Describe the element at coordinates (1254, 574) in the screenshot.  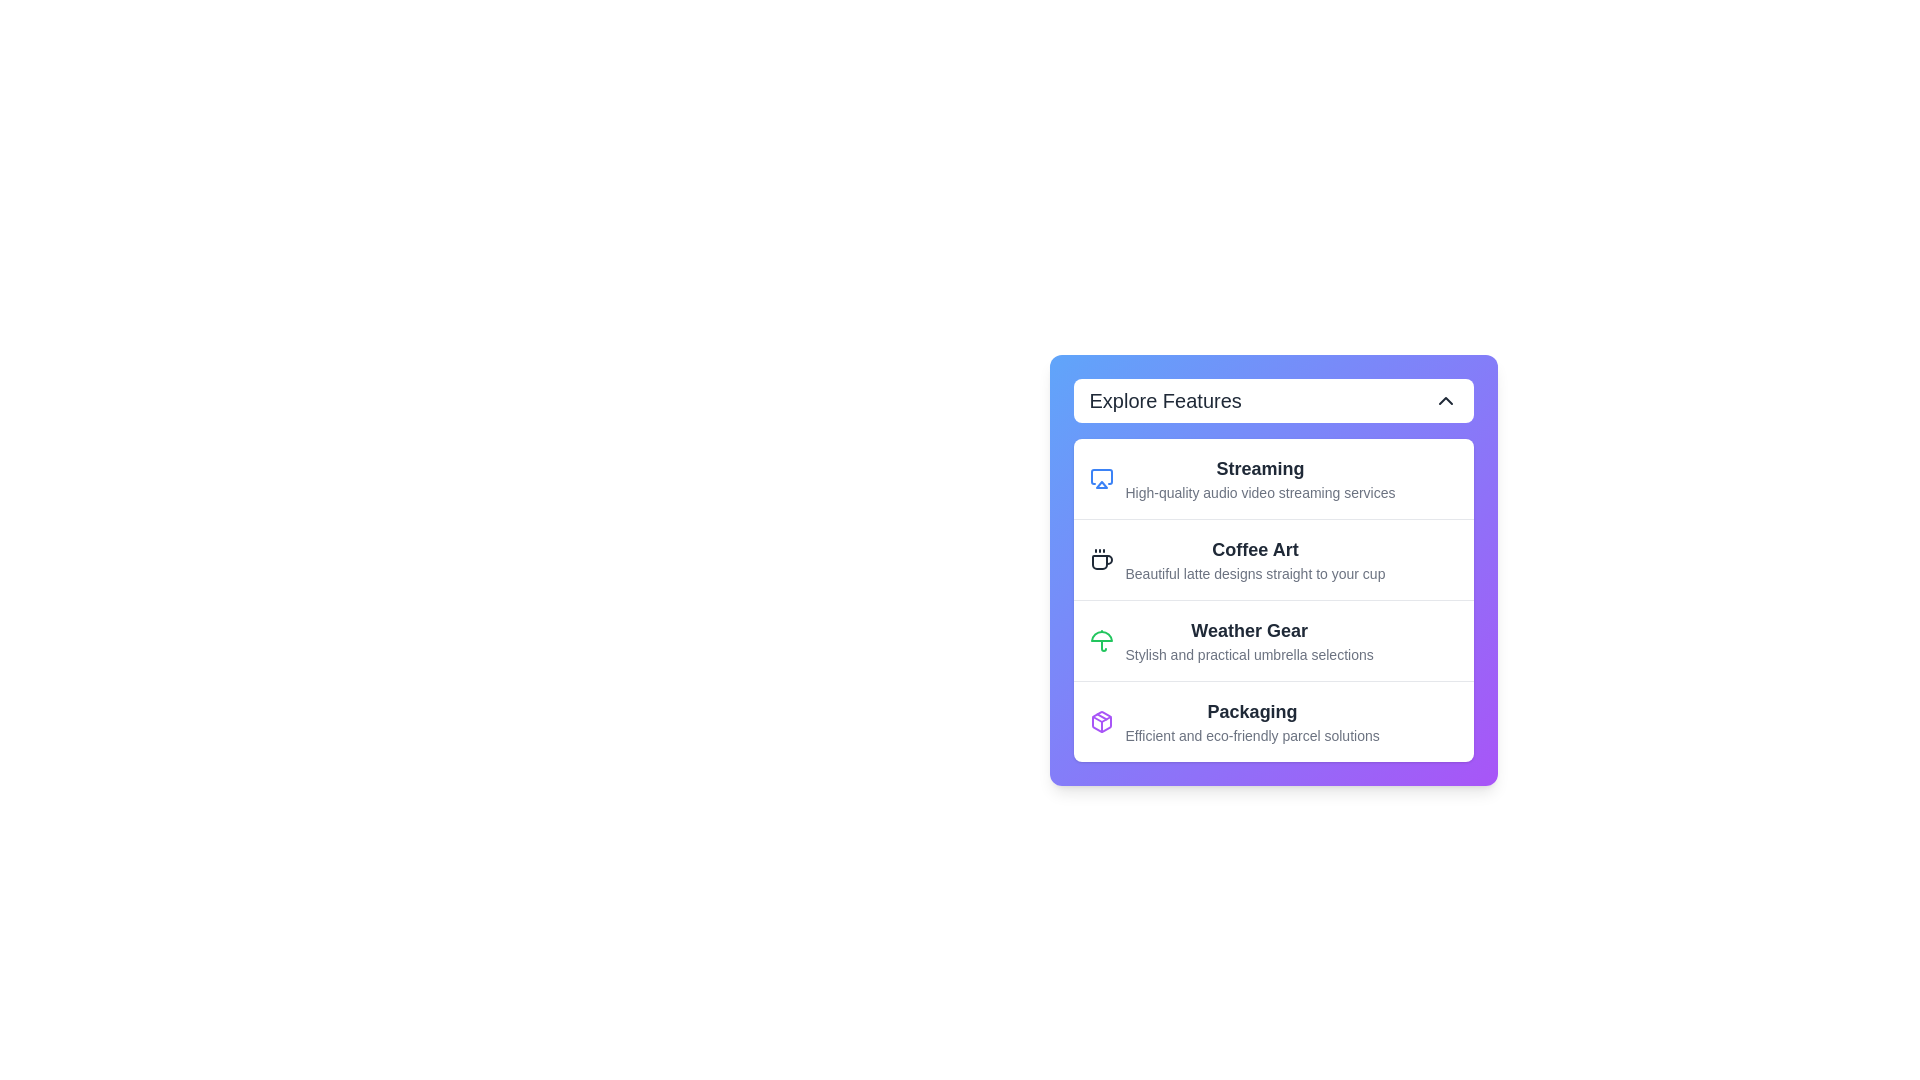
I see `small-sized gray text reading 'Beautiful latte designs straight to your cup' located under the 'Coffee Art' heading in the 'Explore Features' window` at that location.